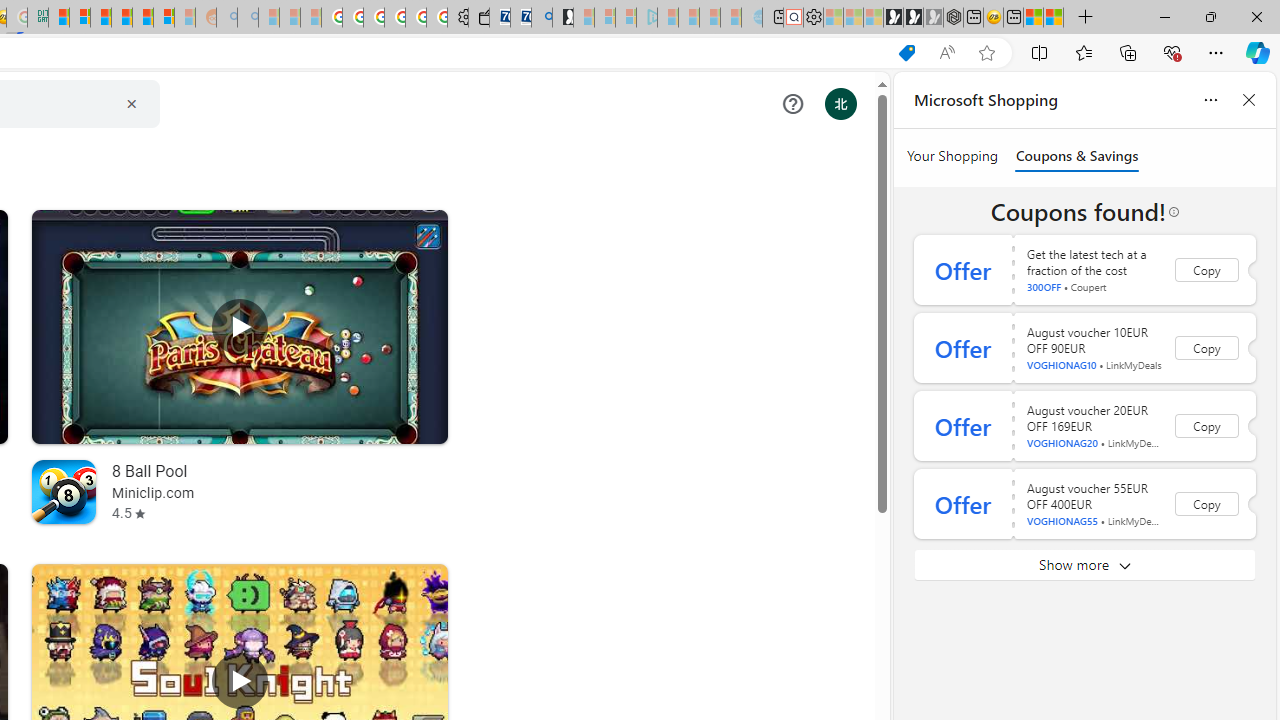  Describe the element at coordinates (477, 17) in the screenshot. I see `'Wallet'` at that location.